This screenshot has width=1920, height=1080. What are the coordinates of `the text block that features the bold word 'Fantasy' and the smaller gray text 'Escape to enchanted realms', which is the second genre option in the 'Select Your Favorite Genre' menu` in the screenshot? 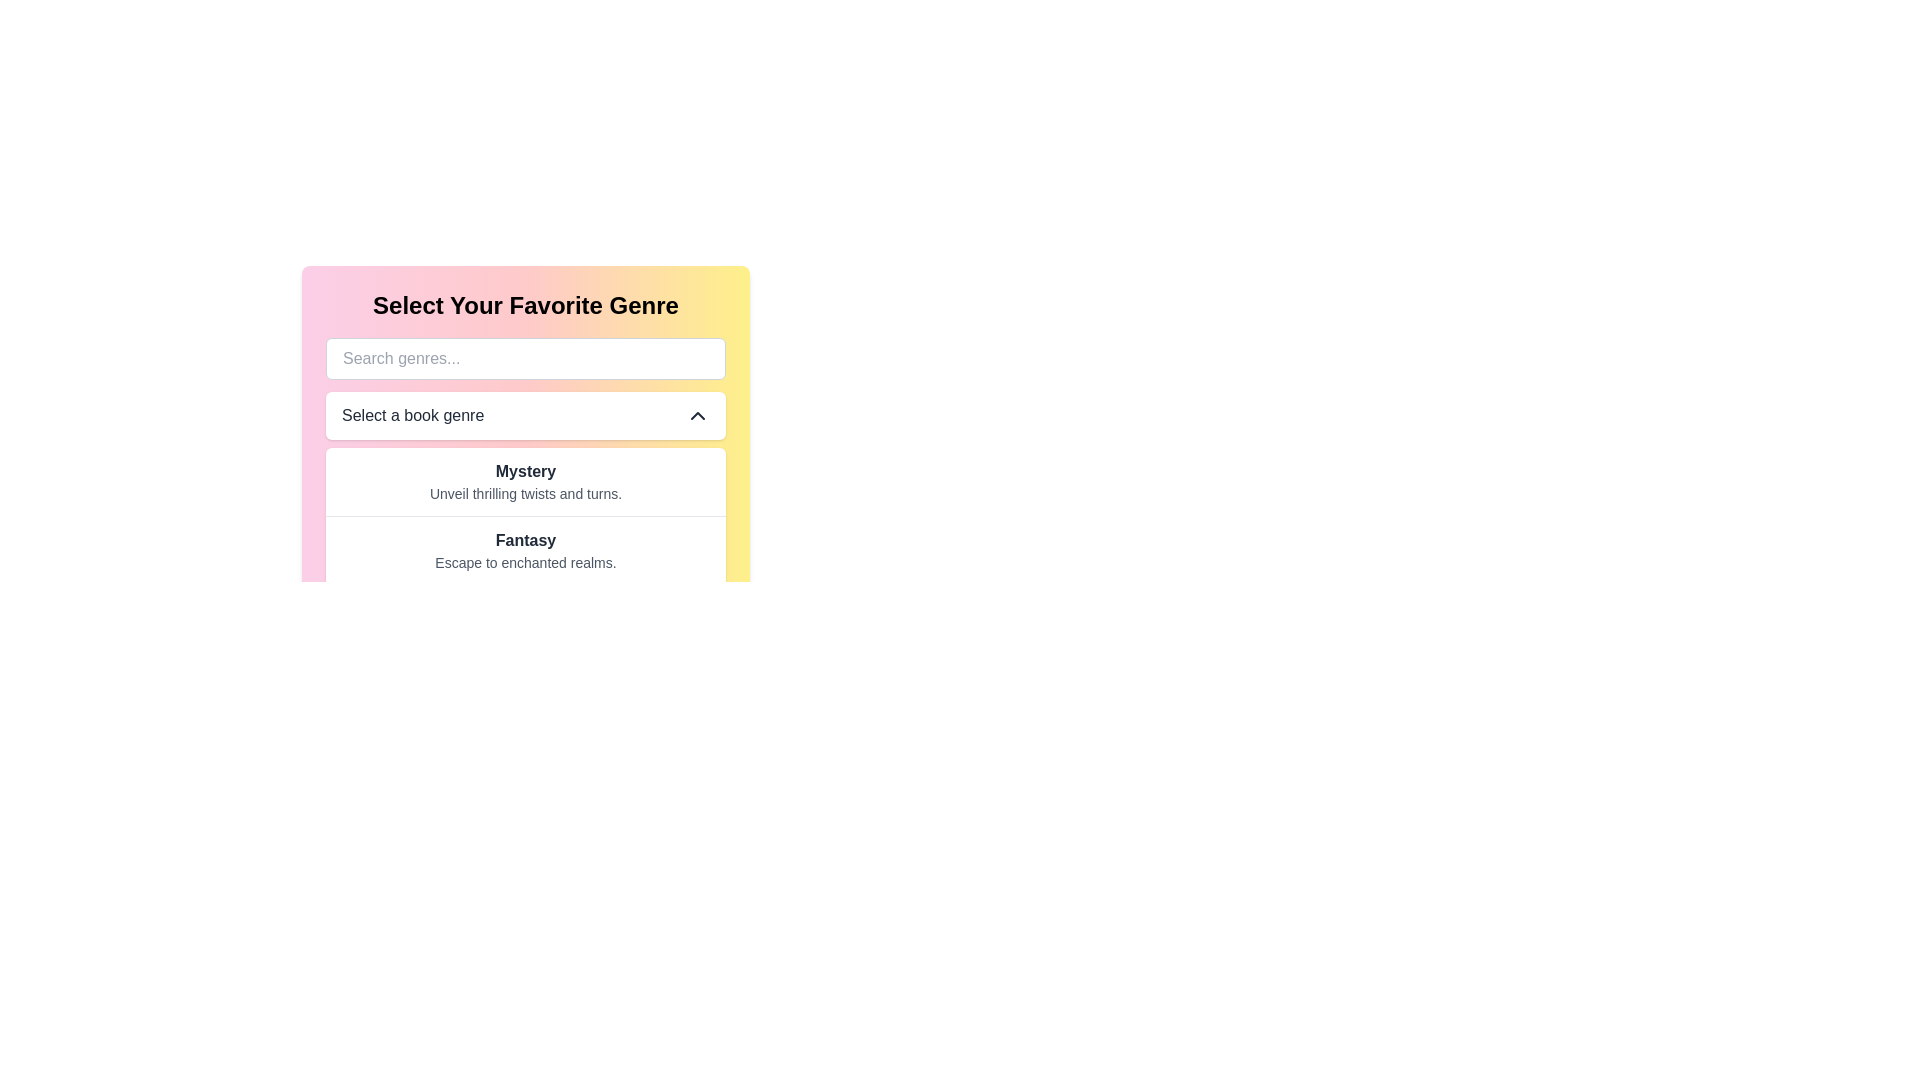 It's located at (526, 551).